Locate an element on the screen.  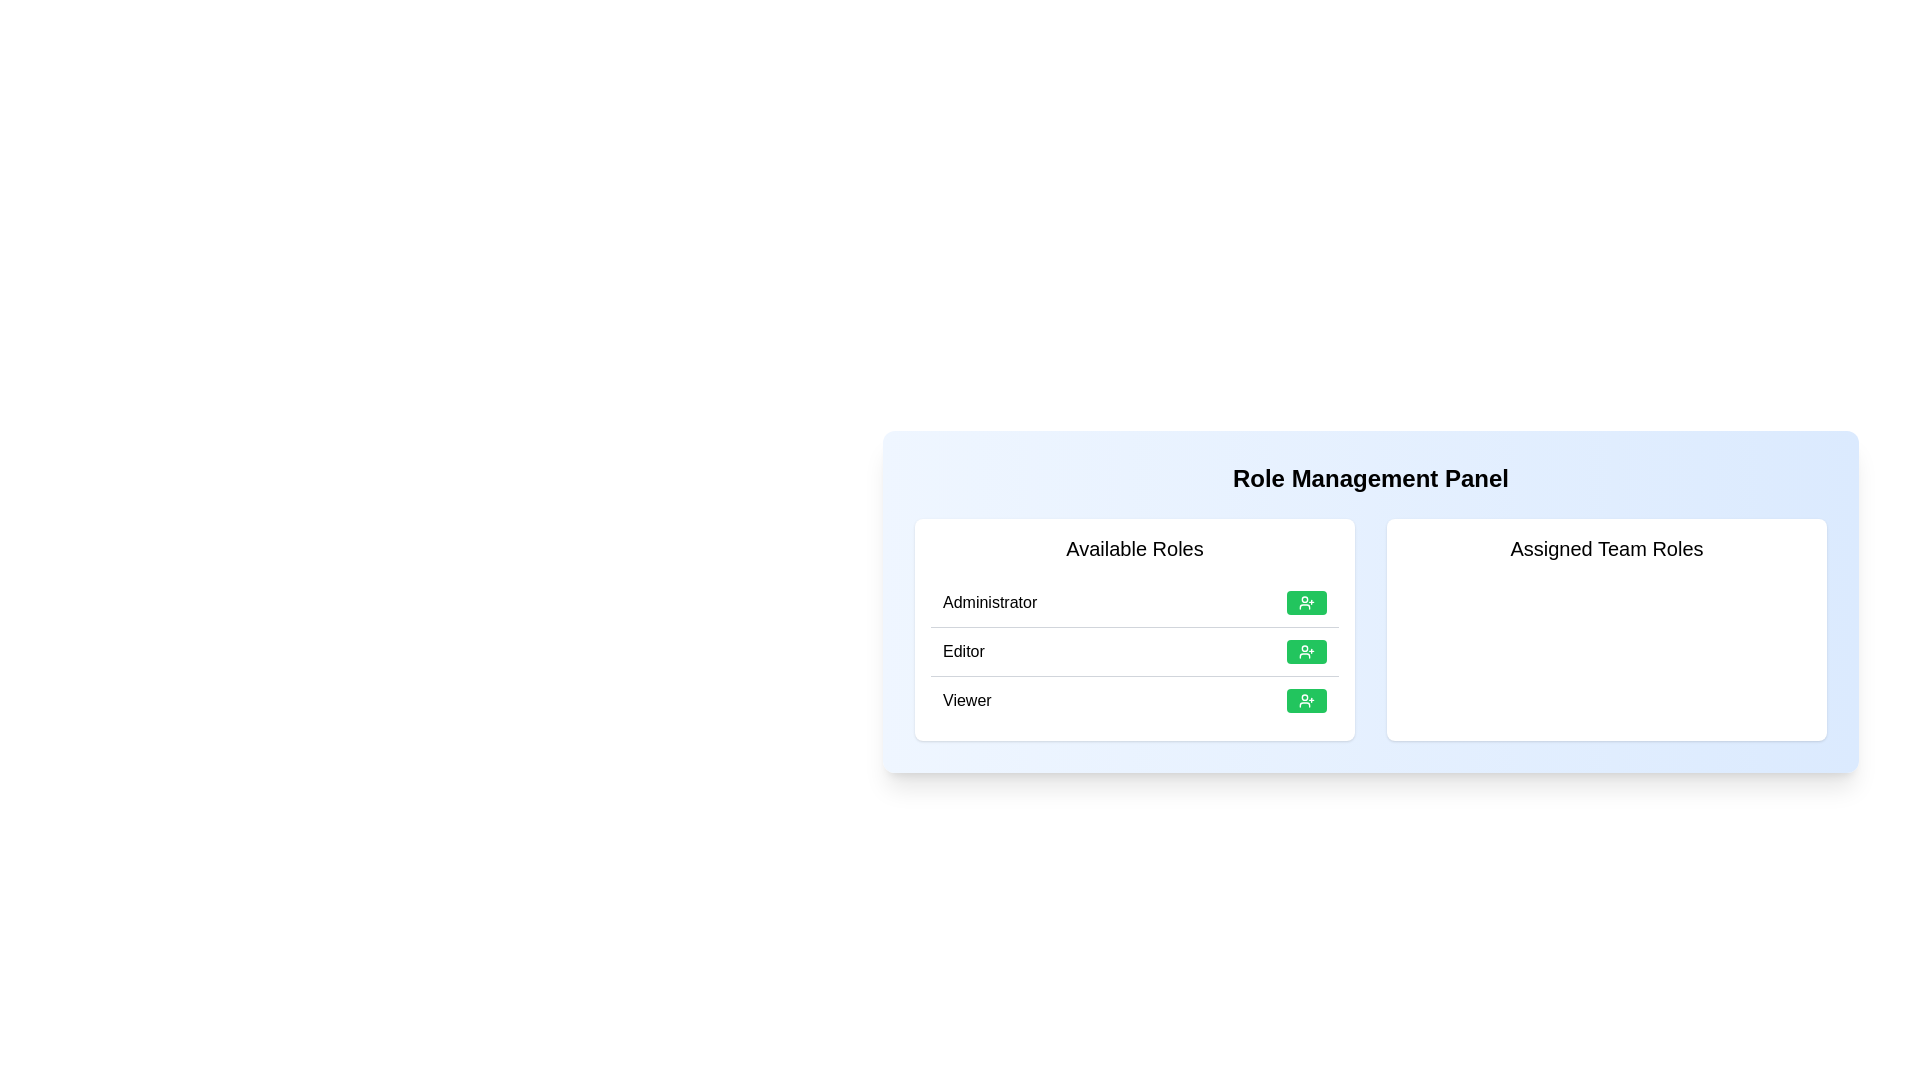
the text 'Administrator' in the 'Available Roles' section is located at coordinates (941, 589).